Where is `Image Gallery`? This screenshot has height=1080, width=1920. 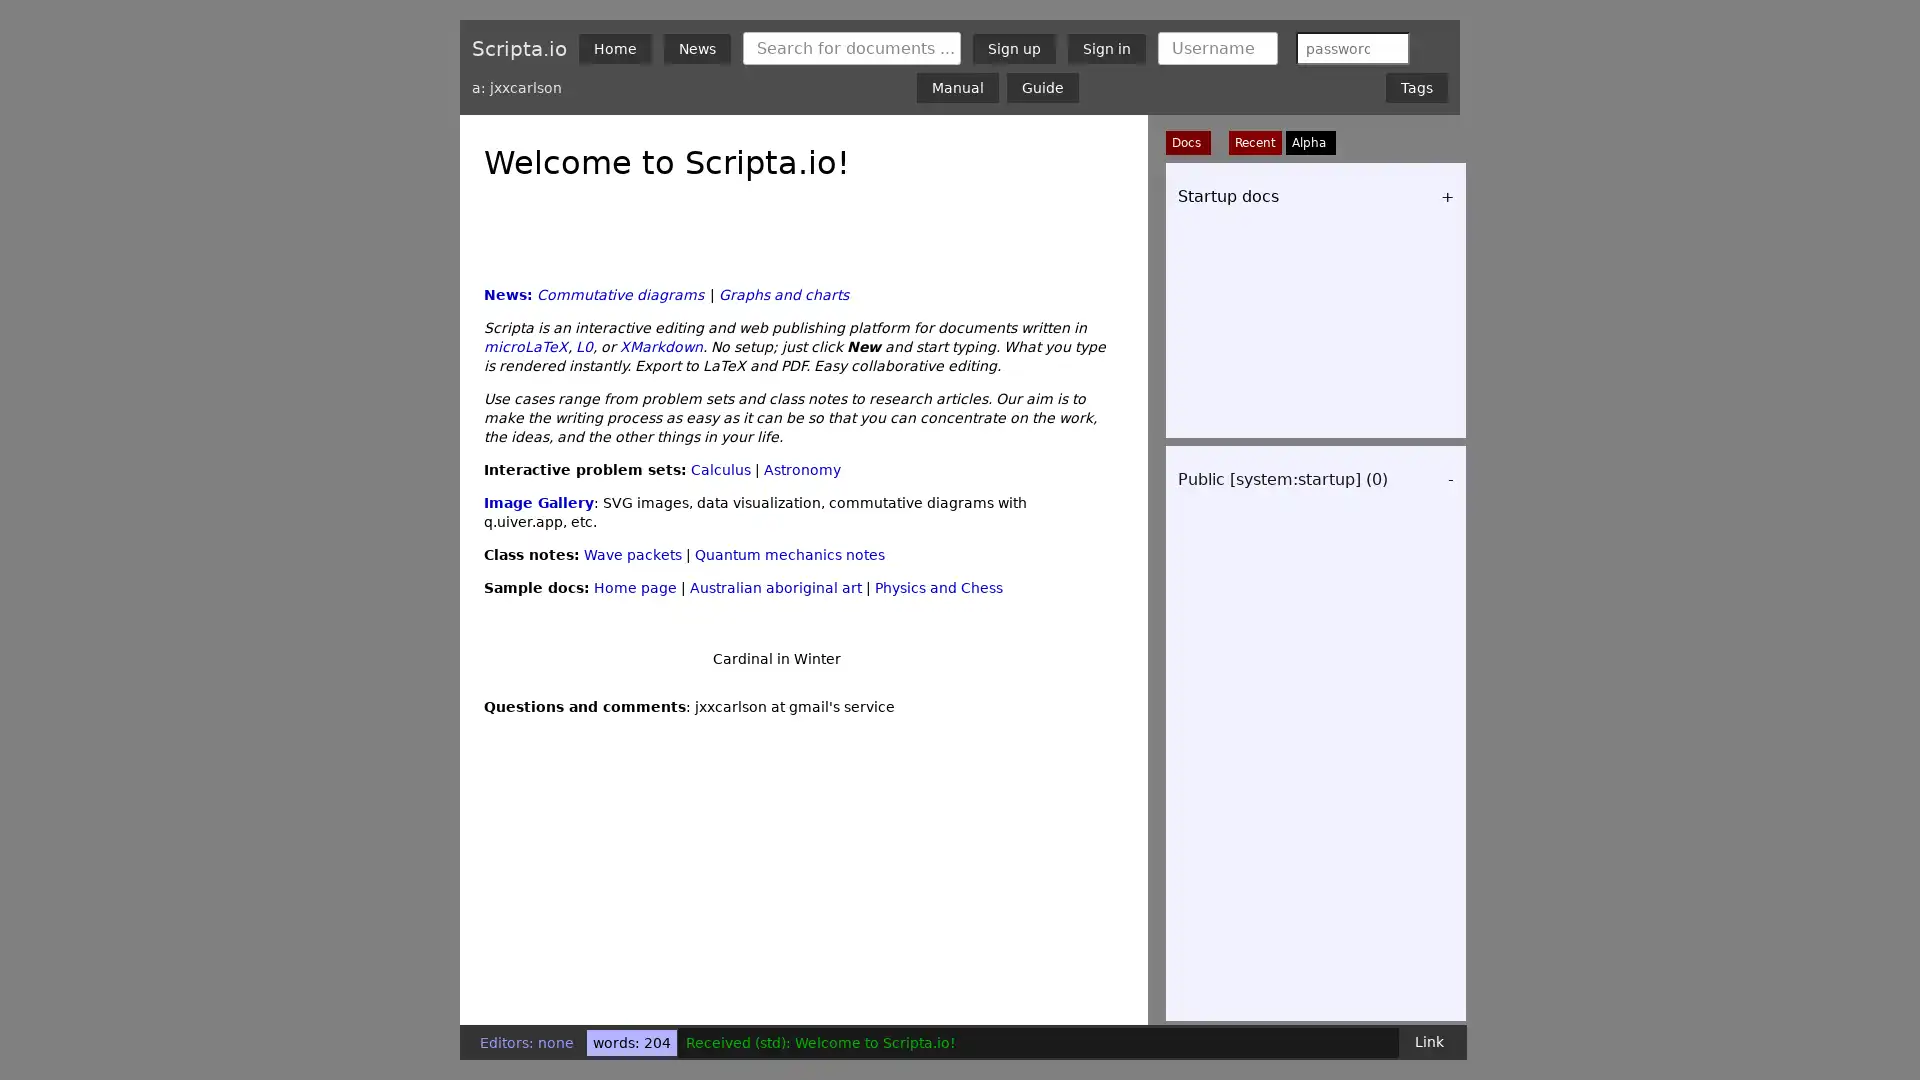
Image Gallery is located at coordinates (538, 658).